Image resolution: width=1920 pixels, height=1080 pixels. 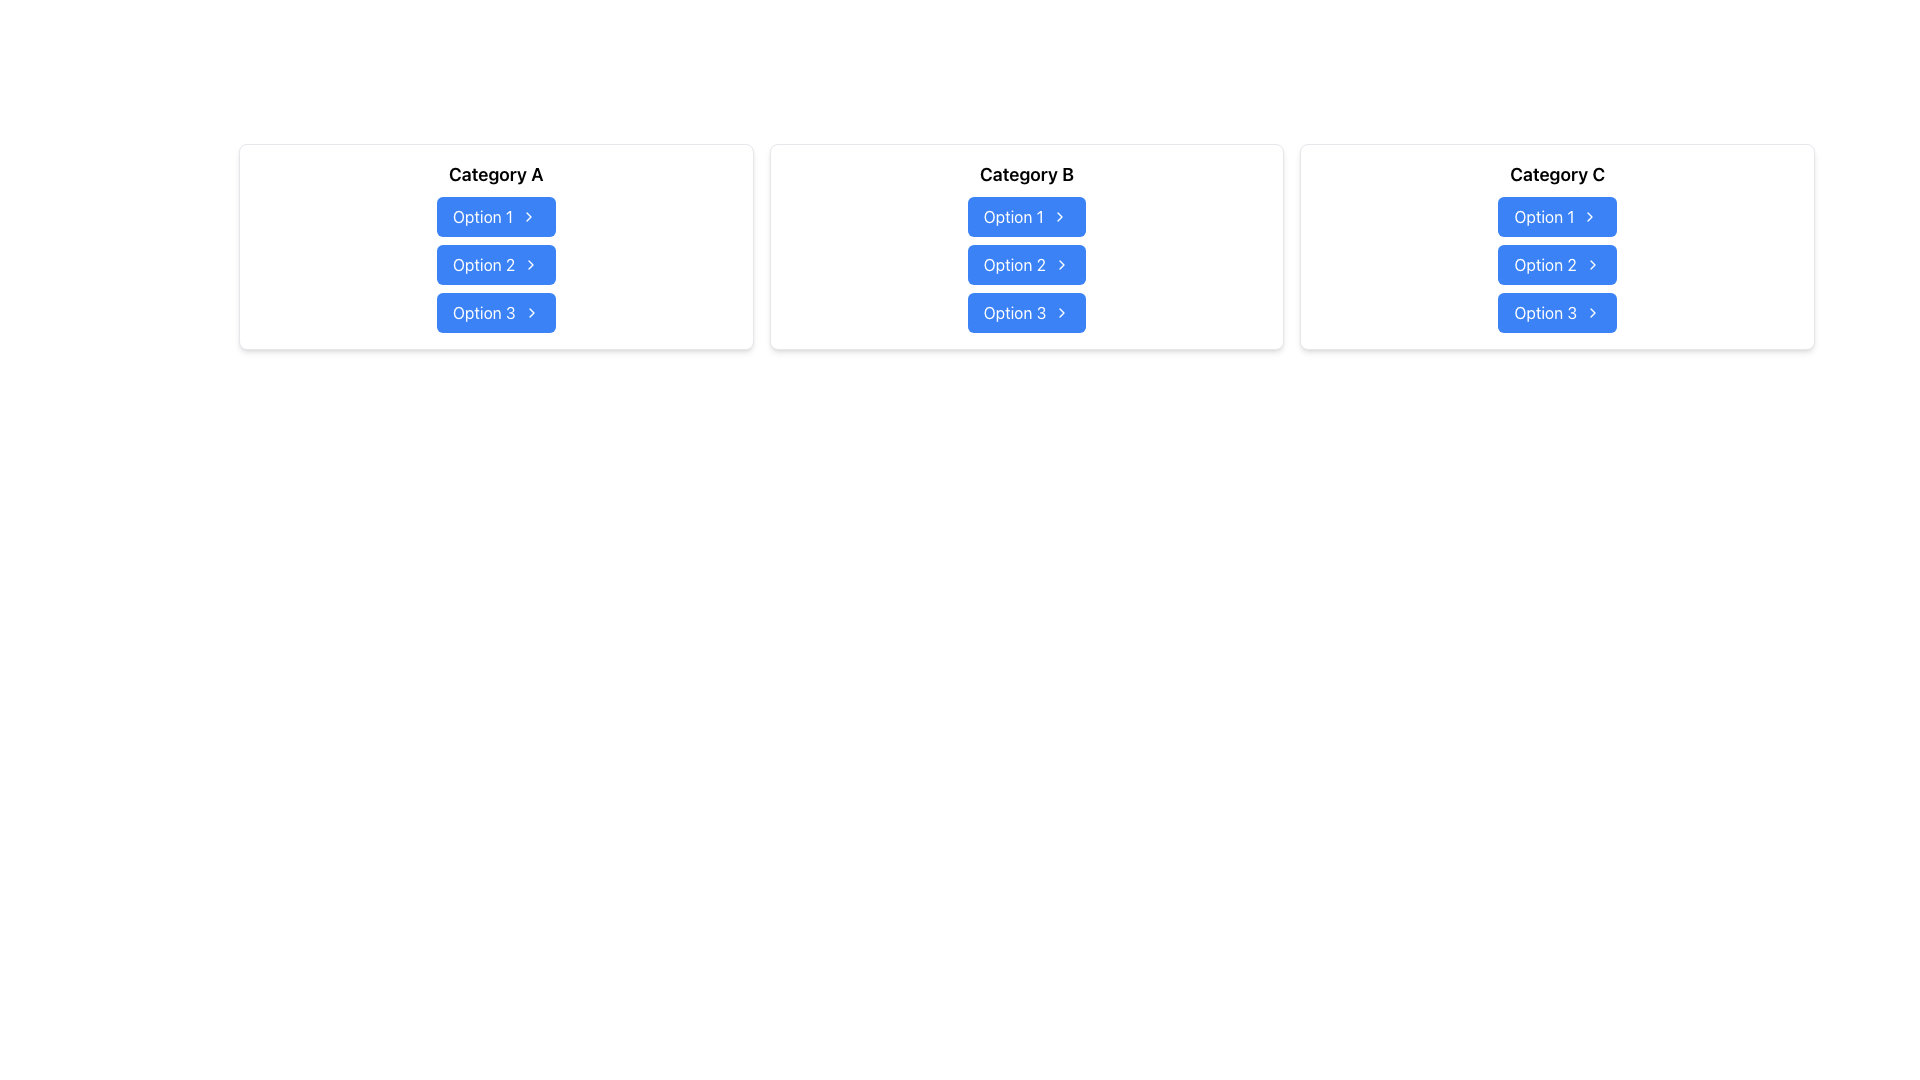 I want to click on the bold text label displaying 'Category B' located at the top of the center card, above the blue buttons, so click(x=1027, y=173).